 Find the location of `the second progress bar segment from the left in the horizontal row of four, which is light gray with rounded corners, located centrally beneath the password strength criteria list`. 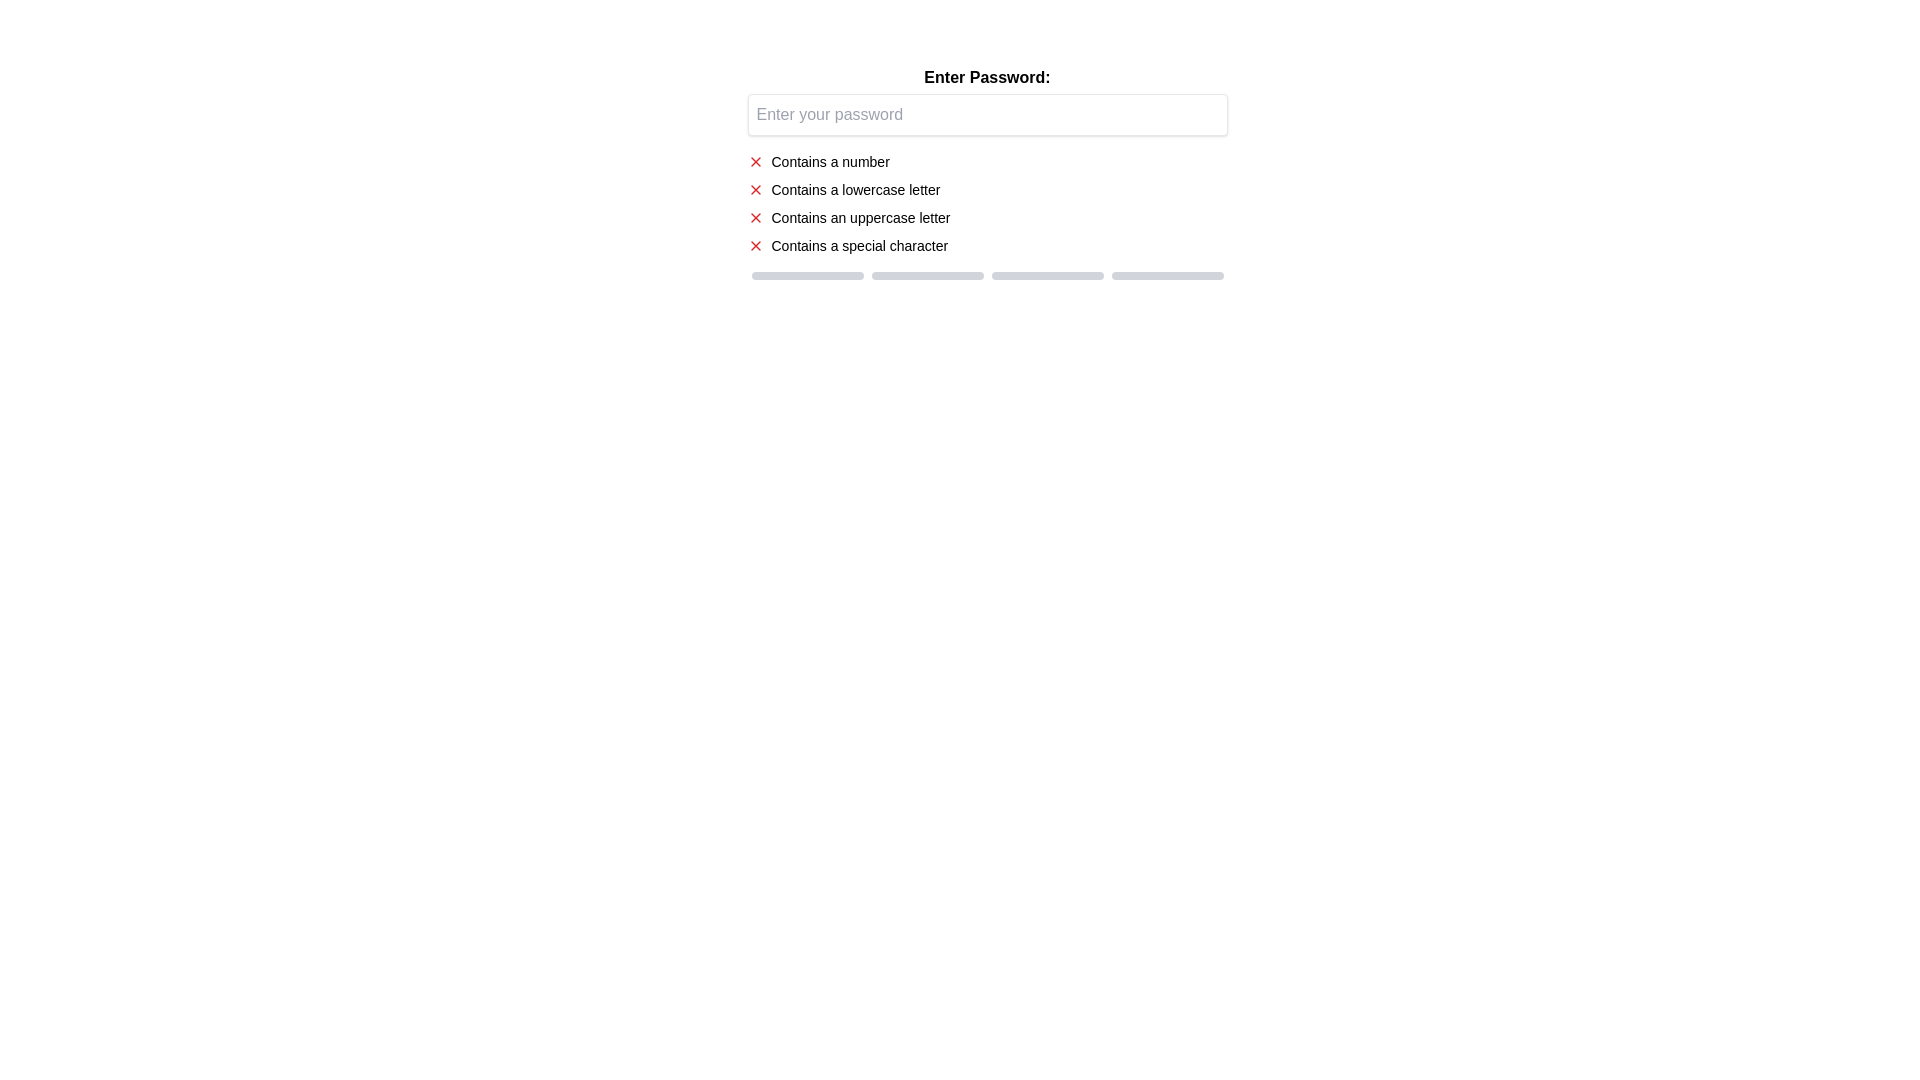

the second progress bar segment from the left in the horizontal row of four, which is light gray with rounded corners, located centrally beneath the password strength criteria list is located at coordinates (926, 276).